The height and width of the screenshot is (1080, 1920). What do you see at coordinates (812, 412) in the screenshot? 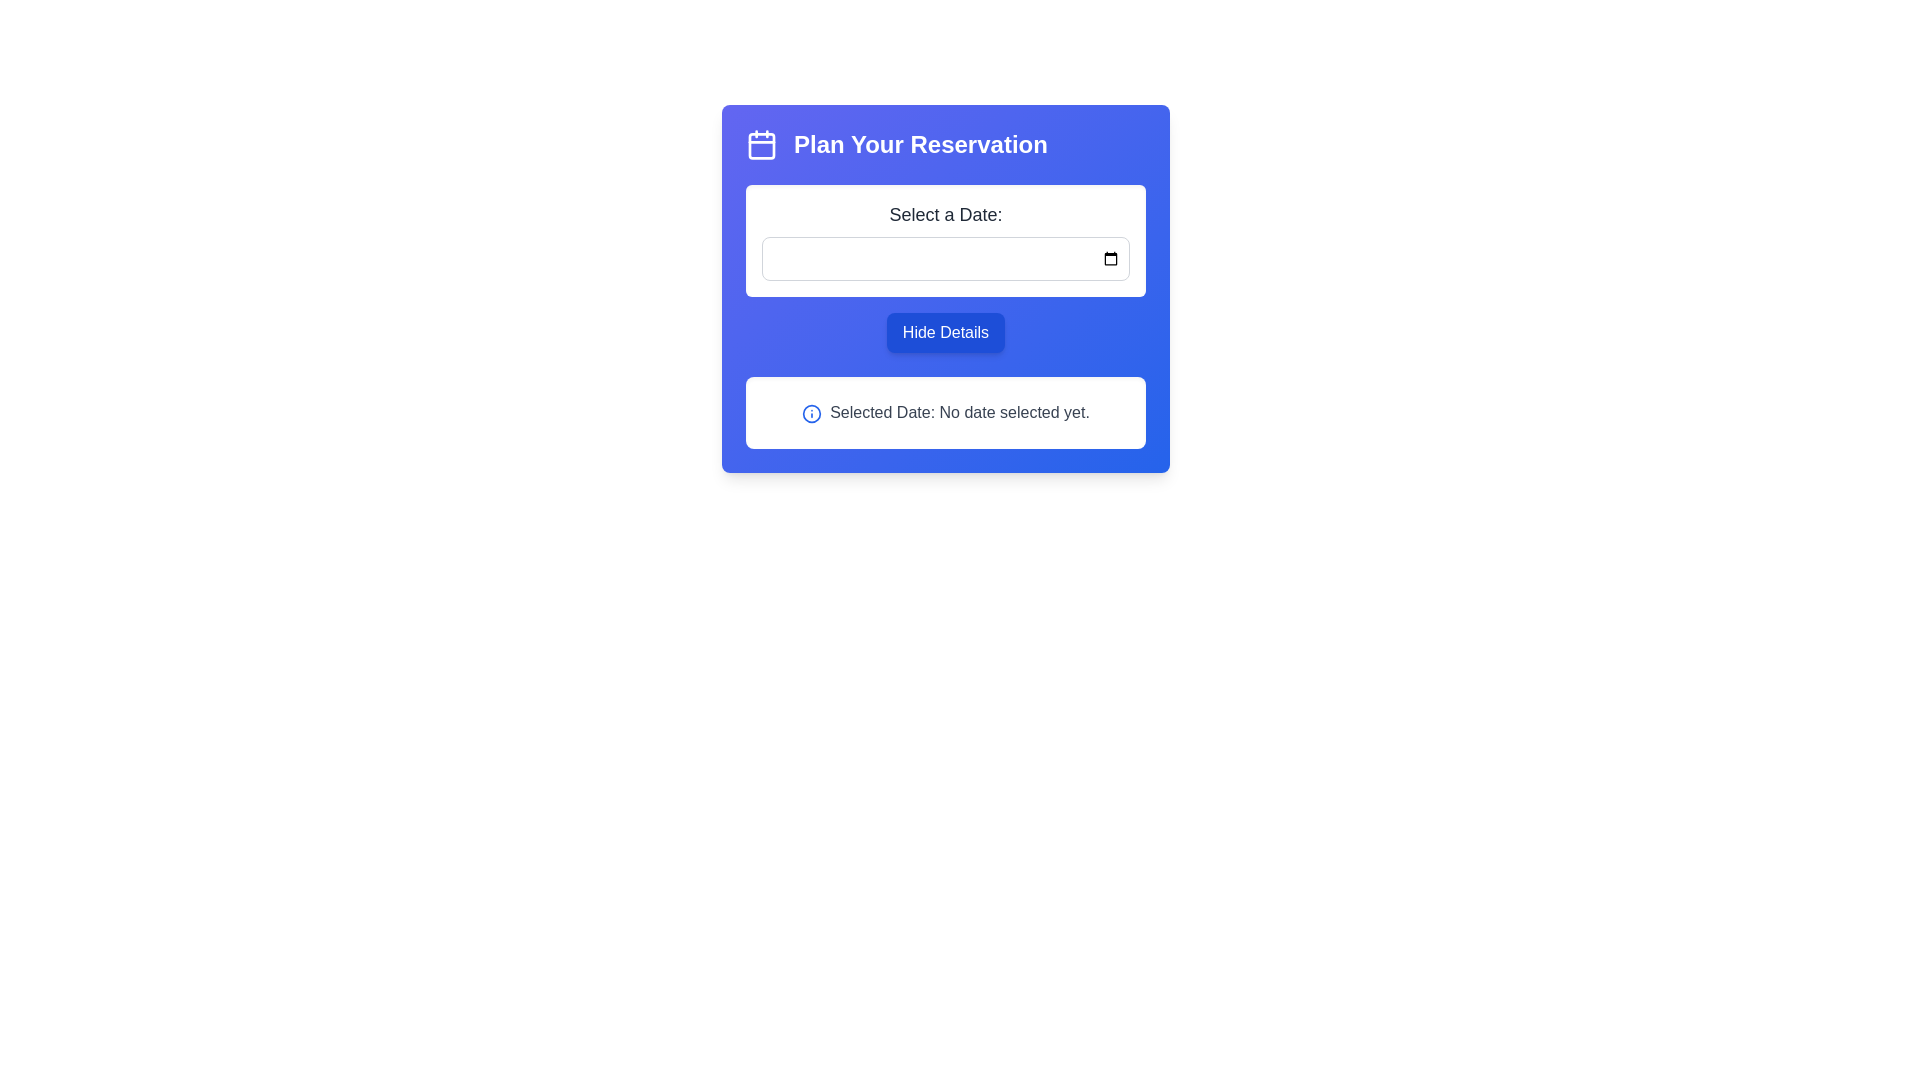
I see `the decorative icon or symbol (SVG) located at the left edge of the card, preceding the notification text 'Selected Date: No date selected yet.'` at bounding box center [812, 412].